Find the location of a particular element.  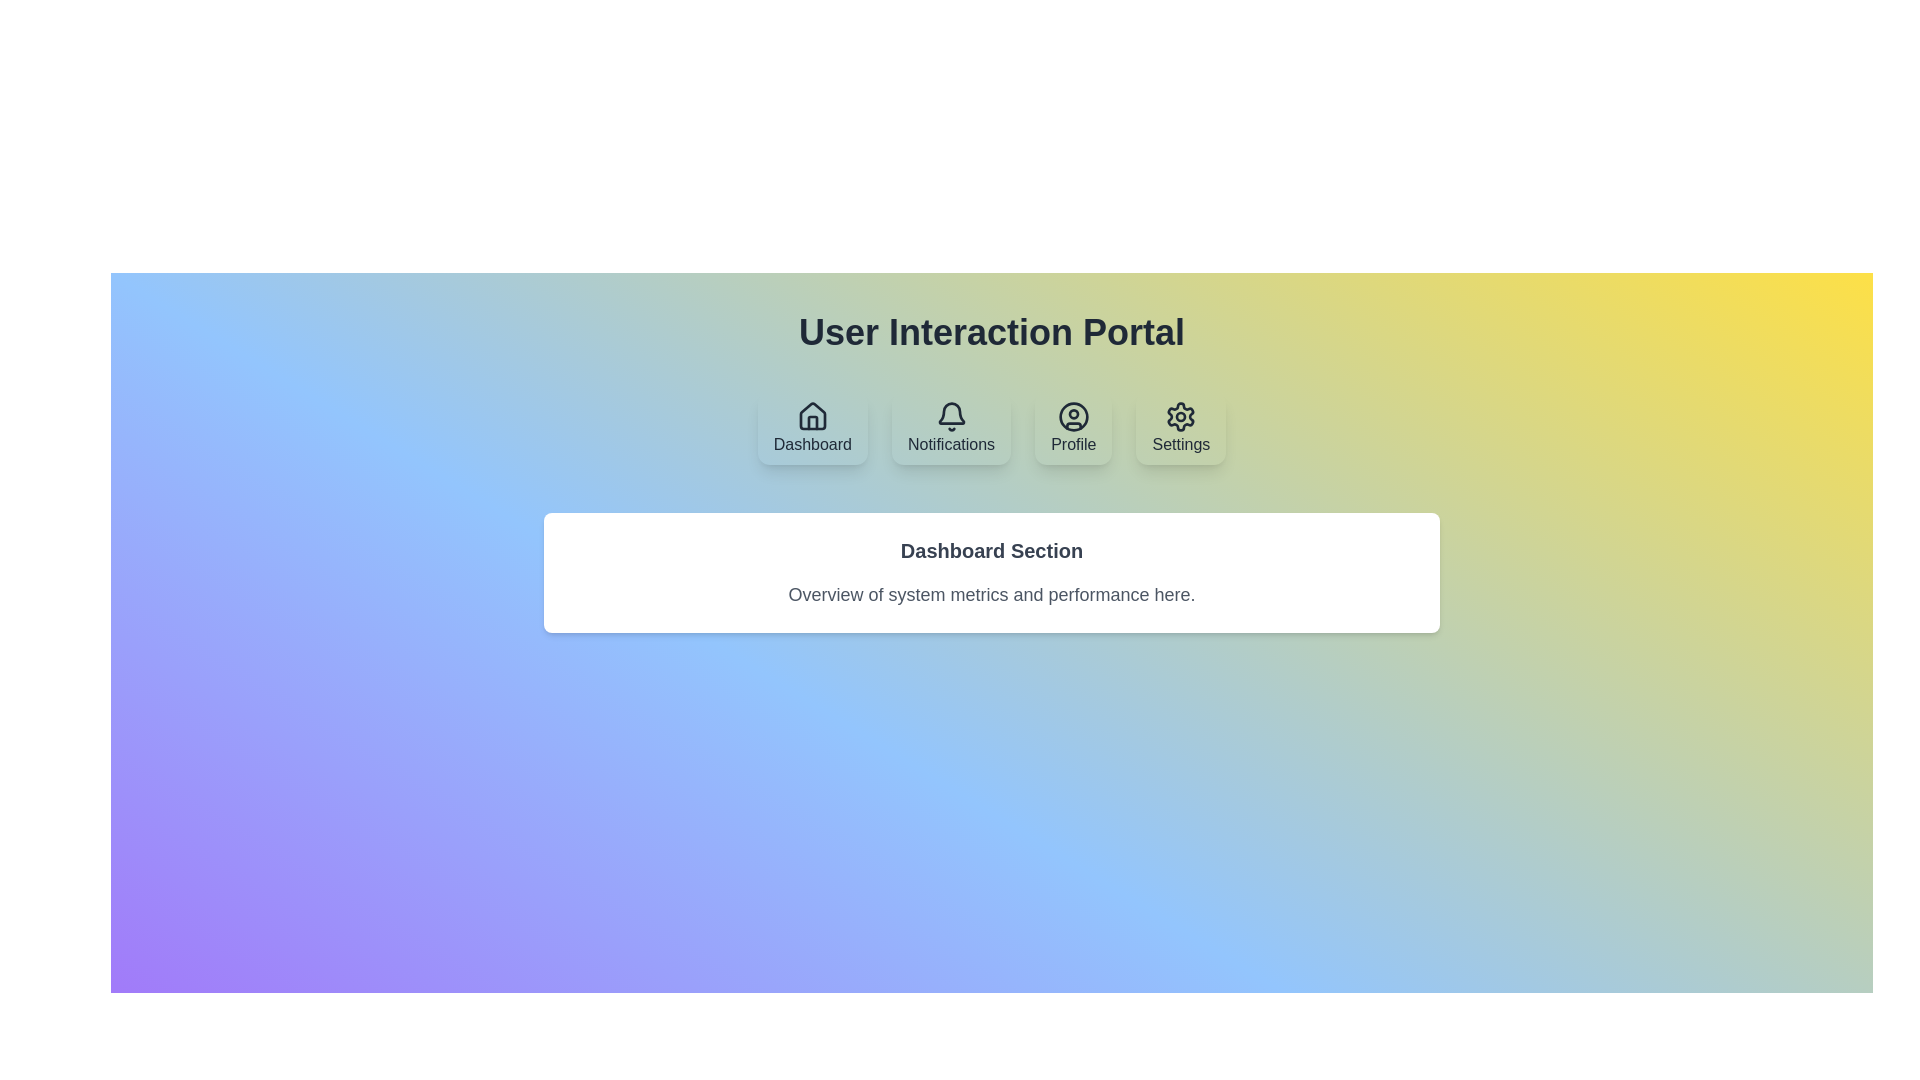

the Notifications tab by clicking on its button is located at coordinates (950, 427).